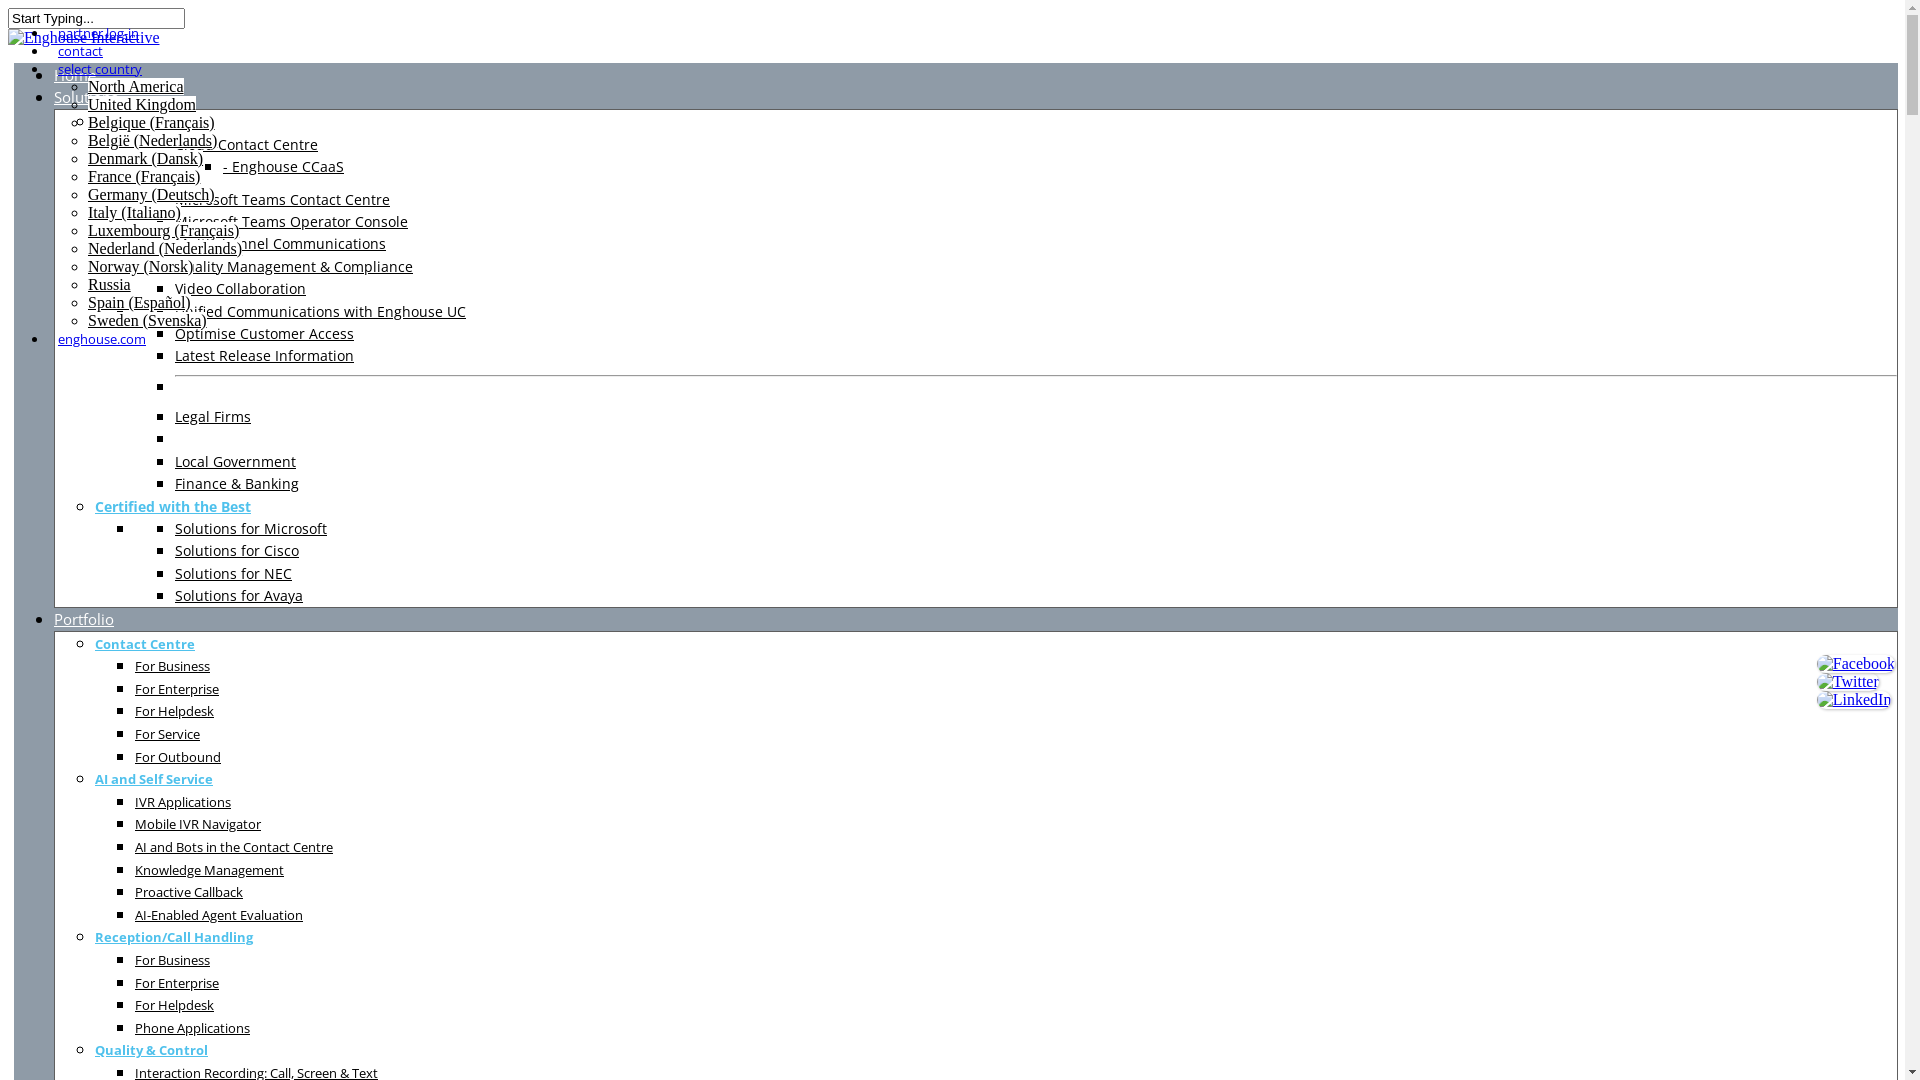  What do you see at coordinates (174, 527) in the screenshot?
I see `'Solutions for Microsoft'` at bounding box center [174, 527].